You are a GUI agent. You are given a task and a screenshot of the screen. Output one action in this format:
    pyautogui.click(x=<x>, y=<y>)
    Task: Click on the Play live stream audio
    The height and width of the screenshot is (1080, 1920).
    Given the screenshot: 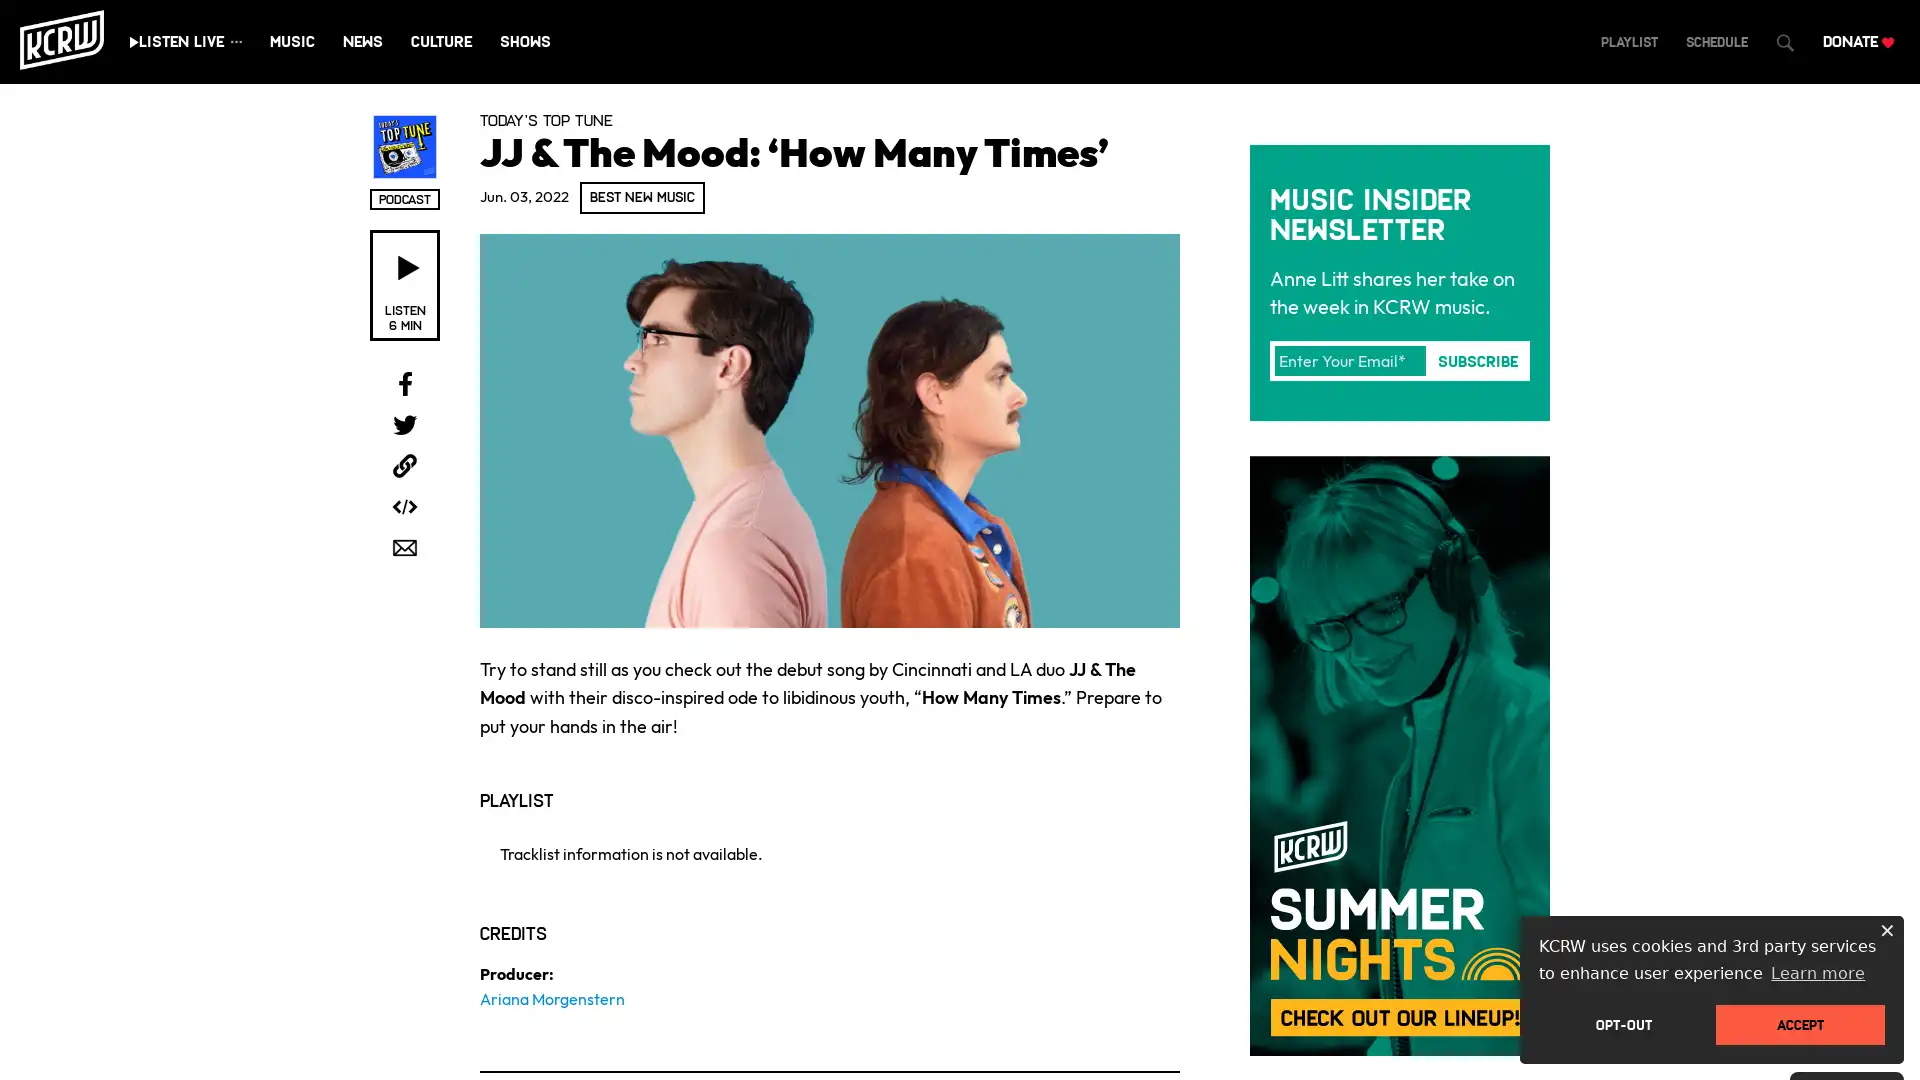 What is the action you would take?
    pyautogui.click(x=177, y=41)
    